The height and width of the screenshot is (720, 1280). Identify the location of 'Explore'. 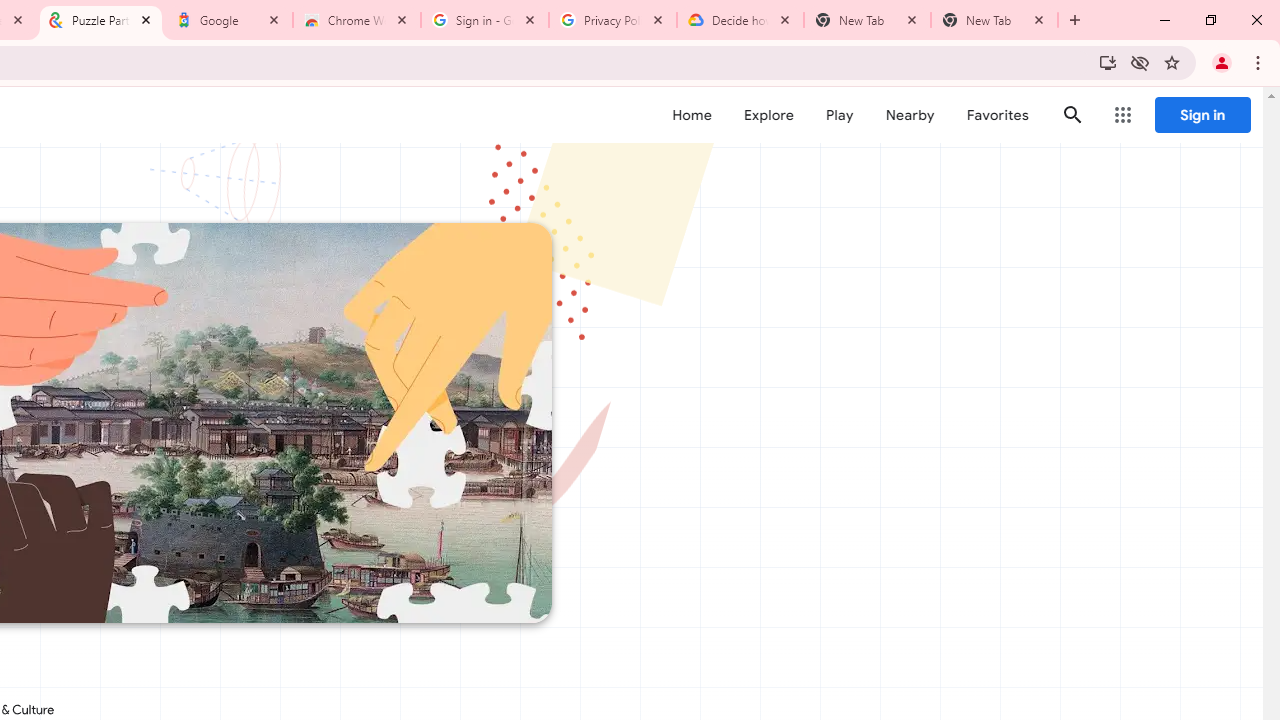
(767, 115).